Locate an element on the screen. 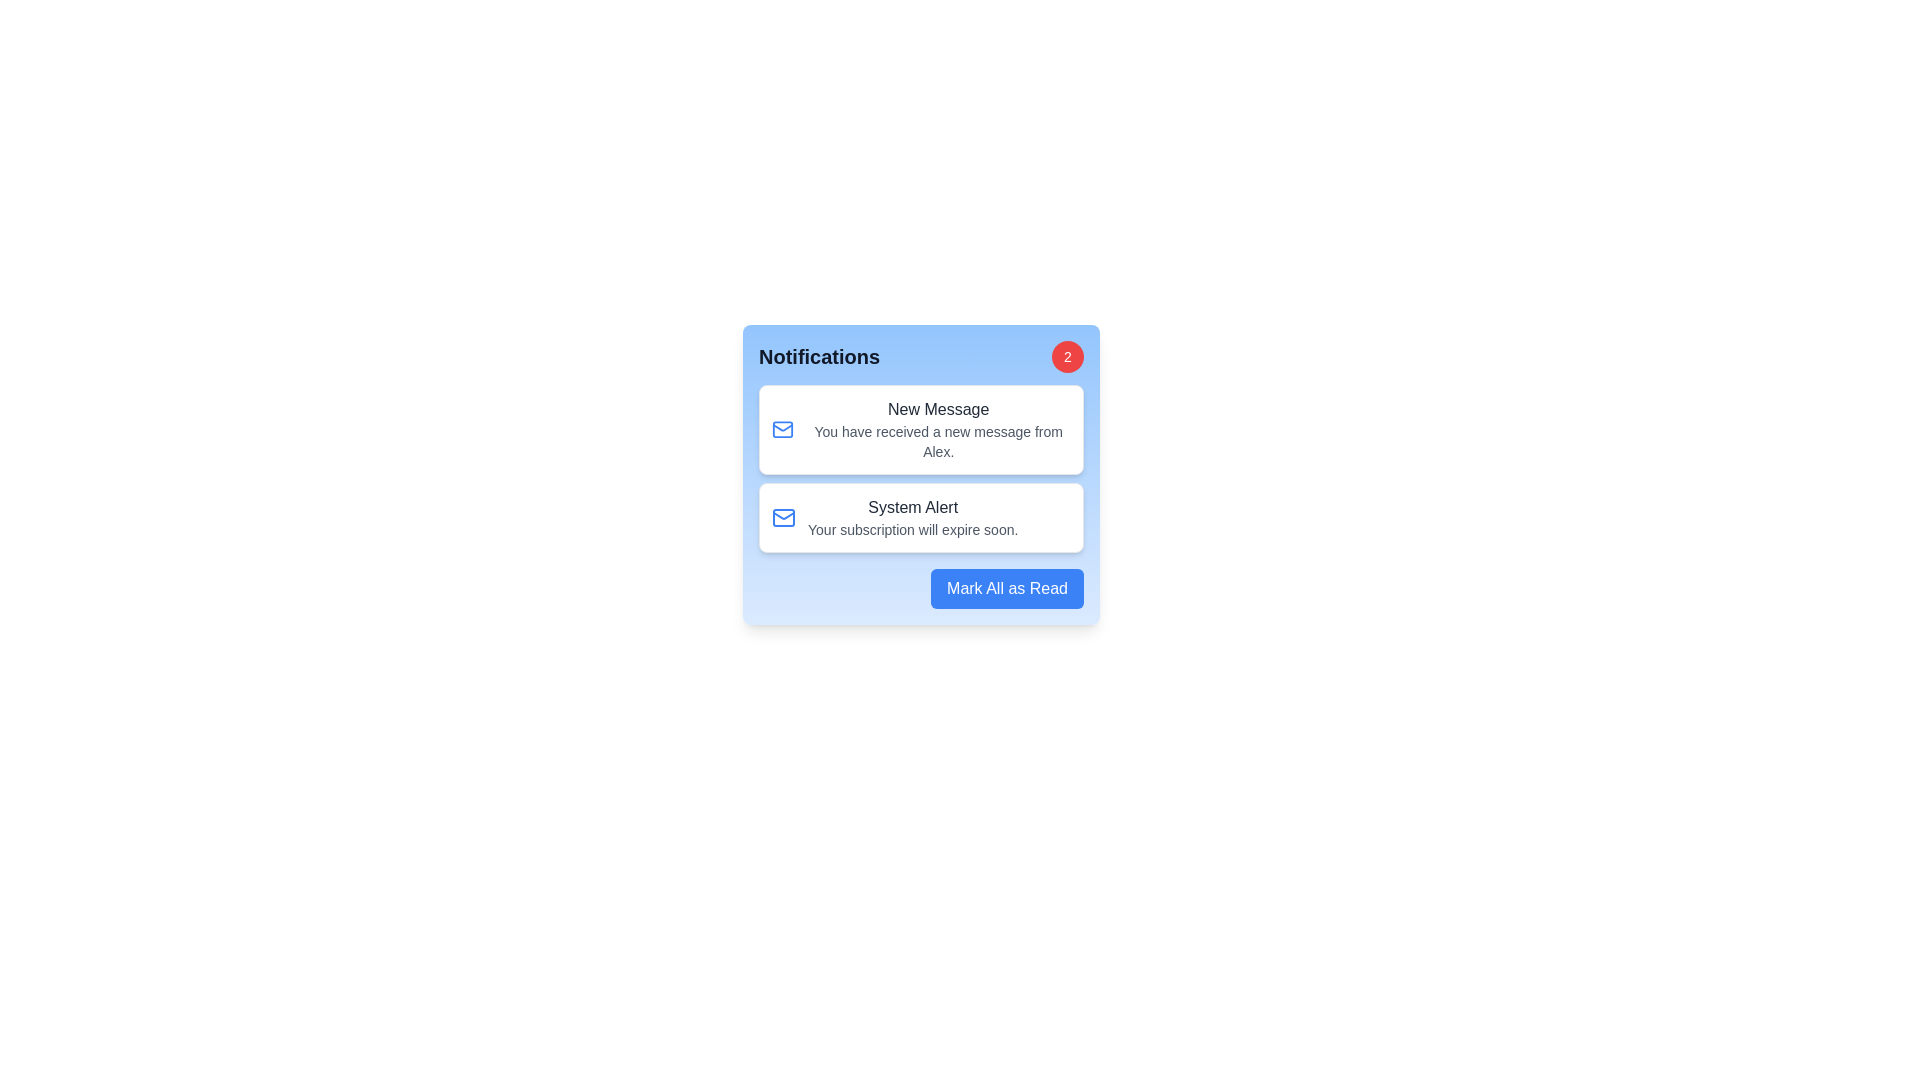 The width and height of the screenshot is (1920, 1080). the text snippet reading 'Your subscription will expire soon.' which is styled in gray and located below the 'System Alert' header in the notification card is located at coordinates (912, 528).